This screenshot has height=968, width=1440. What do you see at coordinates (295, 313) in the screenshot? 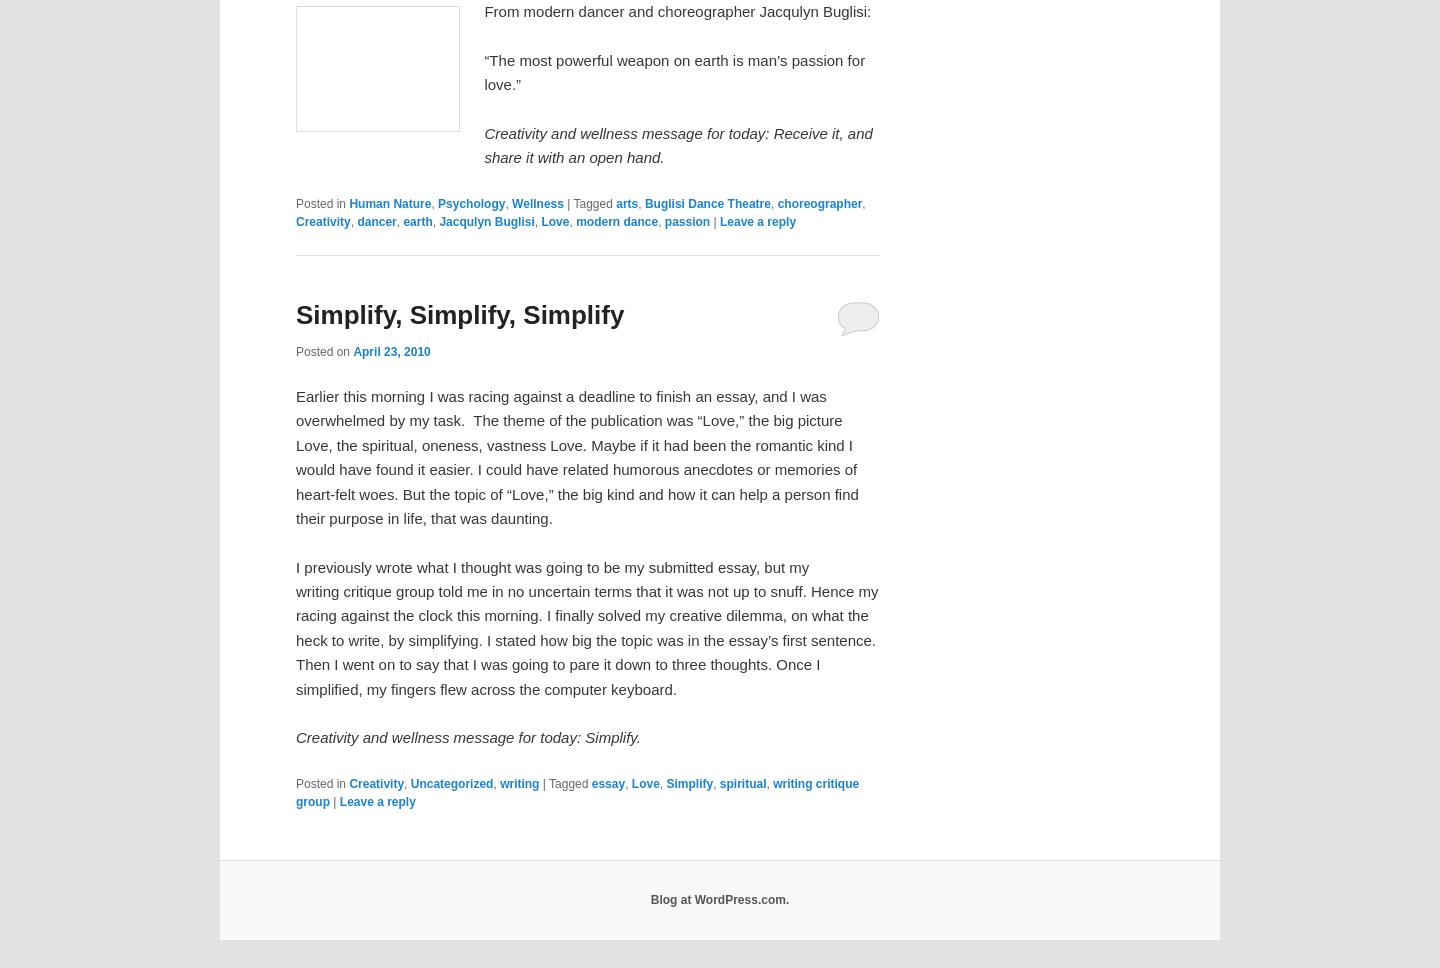
I see `'Simplify, Simplify, Simplify'` at bounding box center [295, 313].